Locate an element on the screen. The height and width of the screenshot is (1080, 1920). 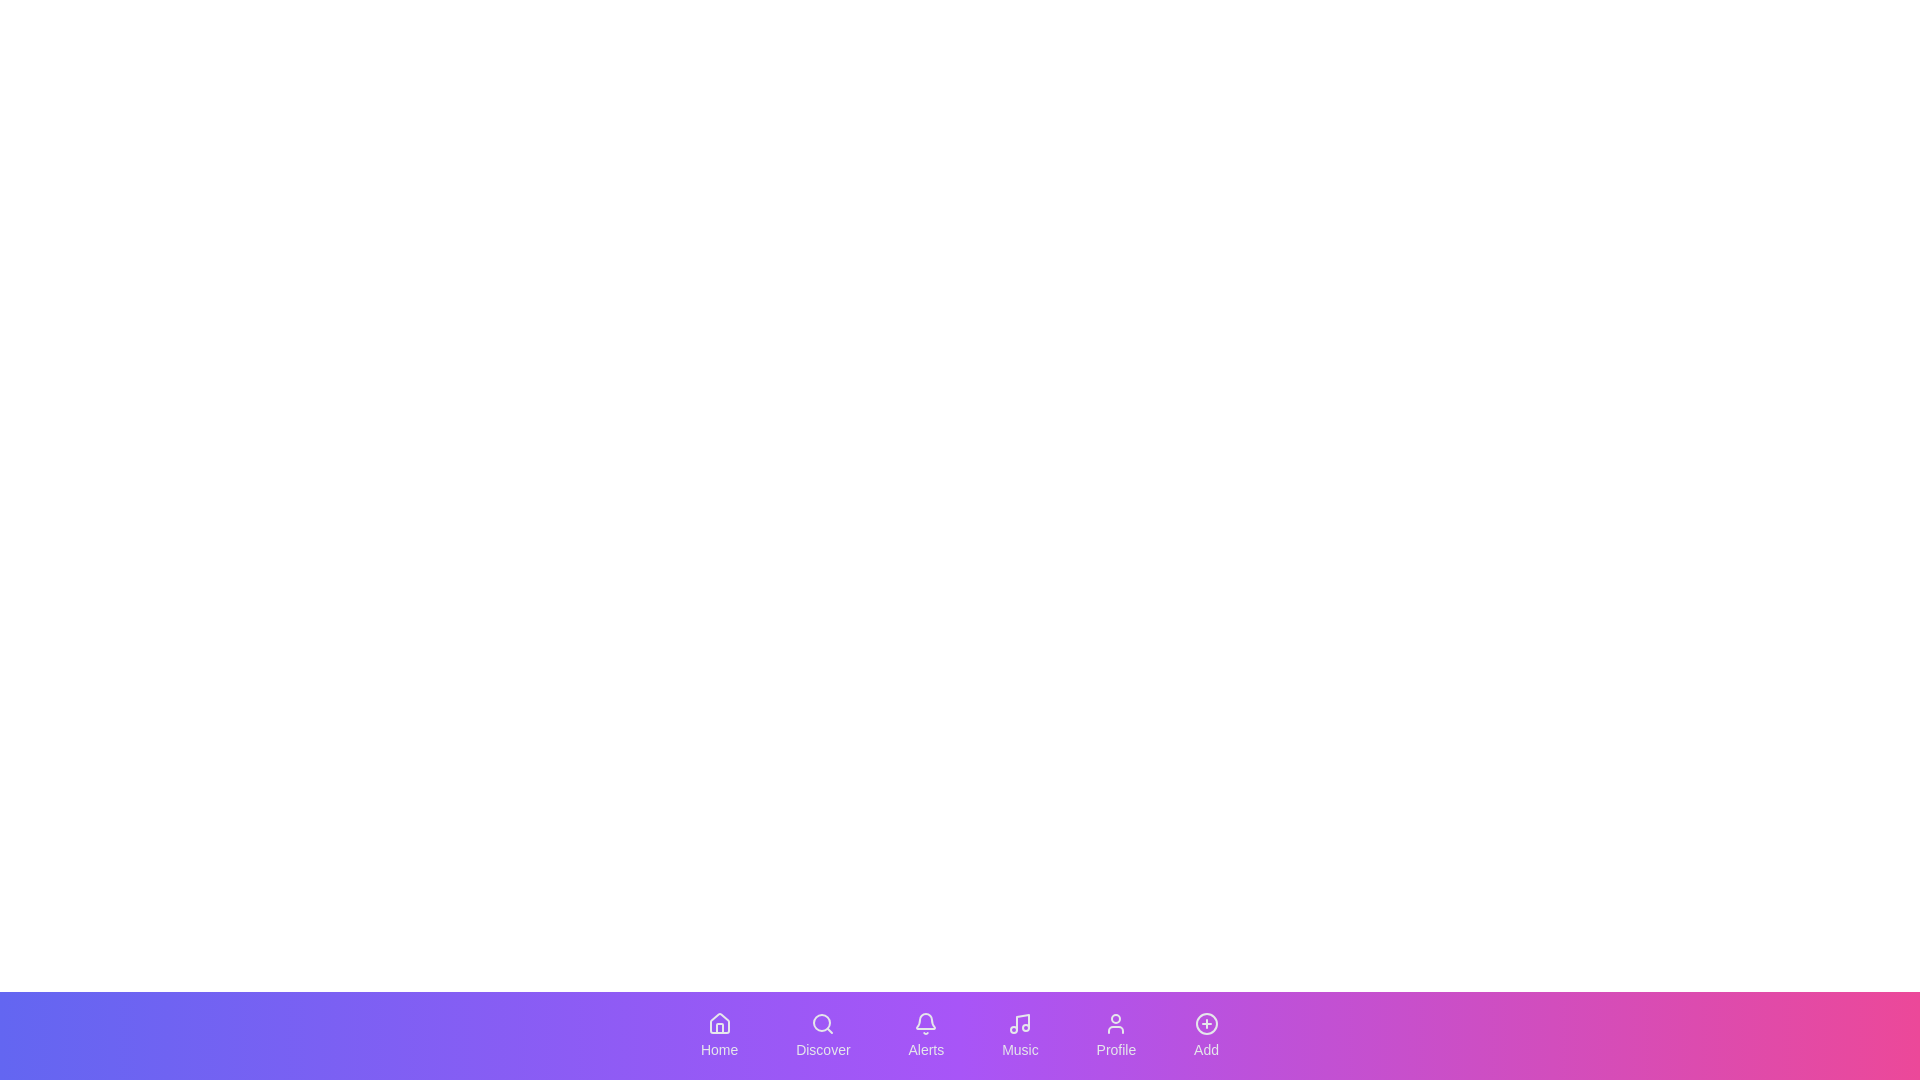
the navigation icon labeled Add is located at coordinates (1205, 1035).